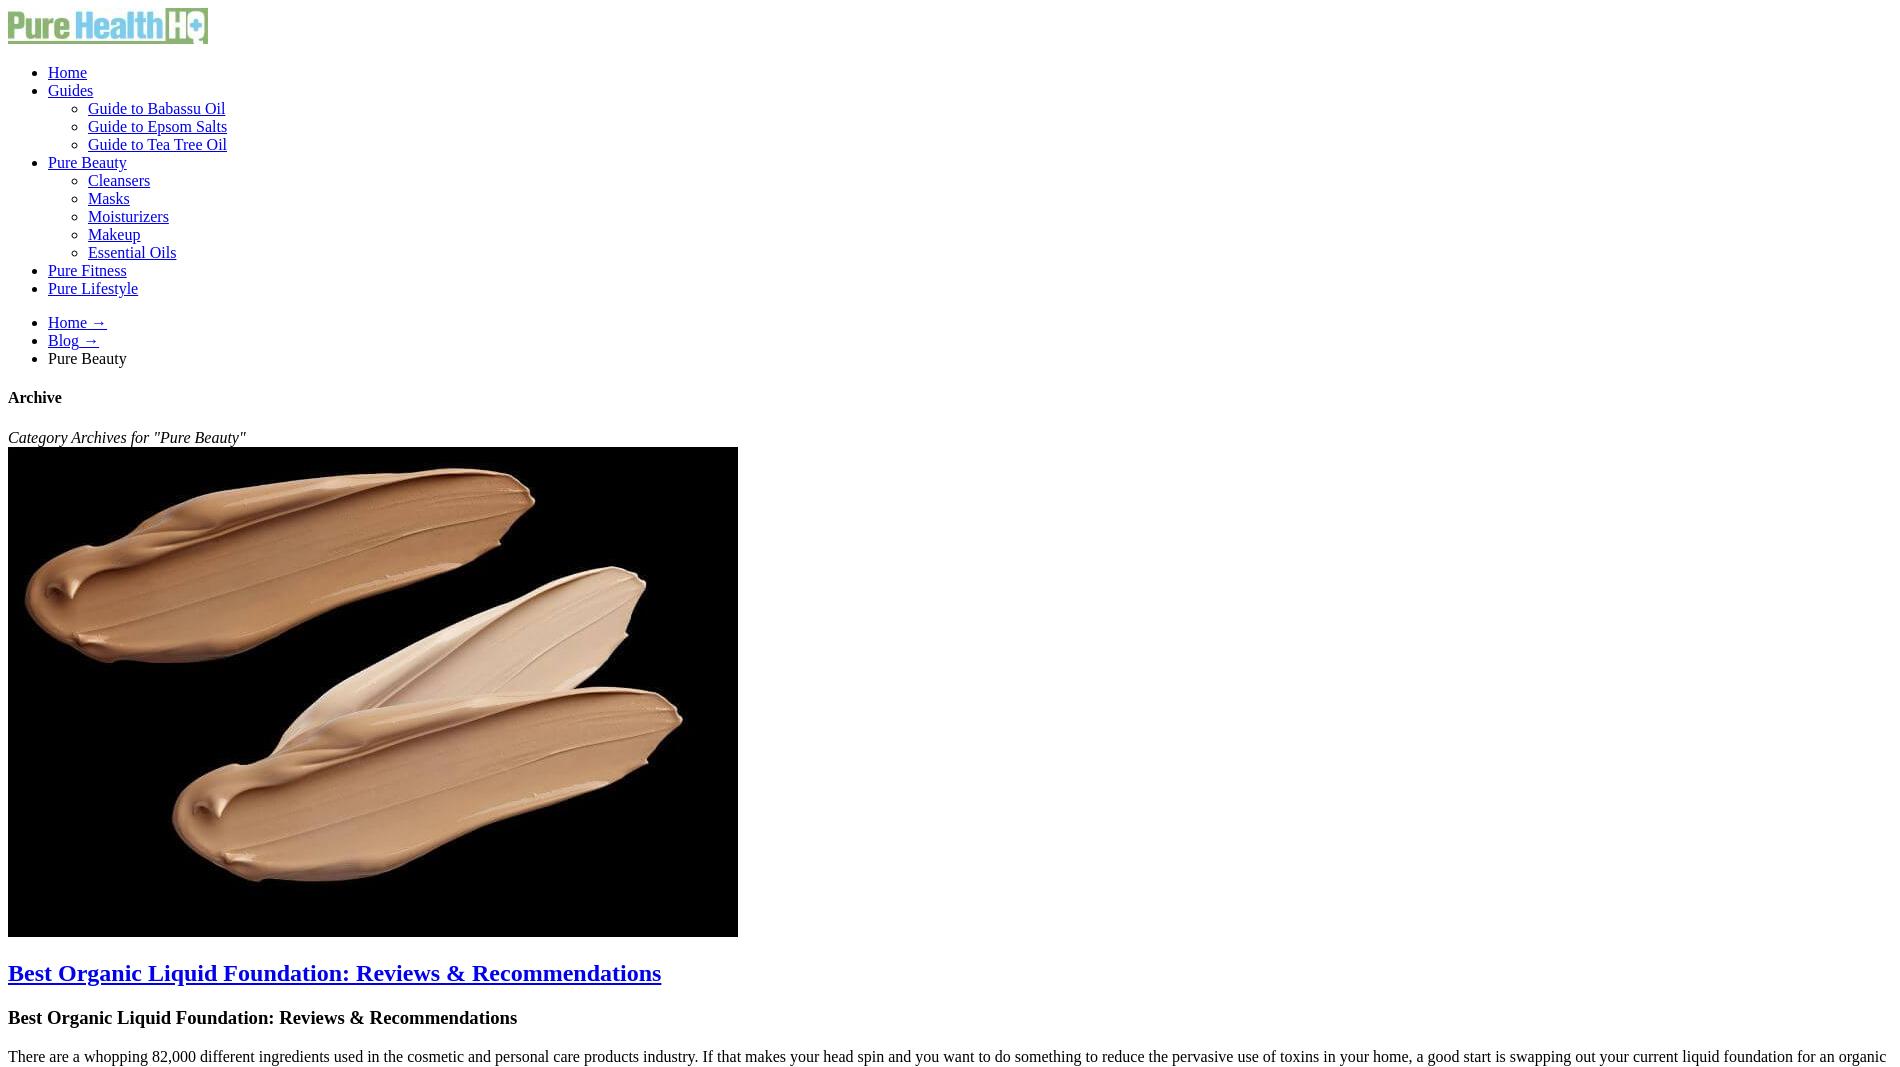  I want to click on 'Category Archives for "Pure Beauty"', so click(126, 435).